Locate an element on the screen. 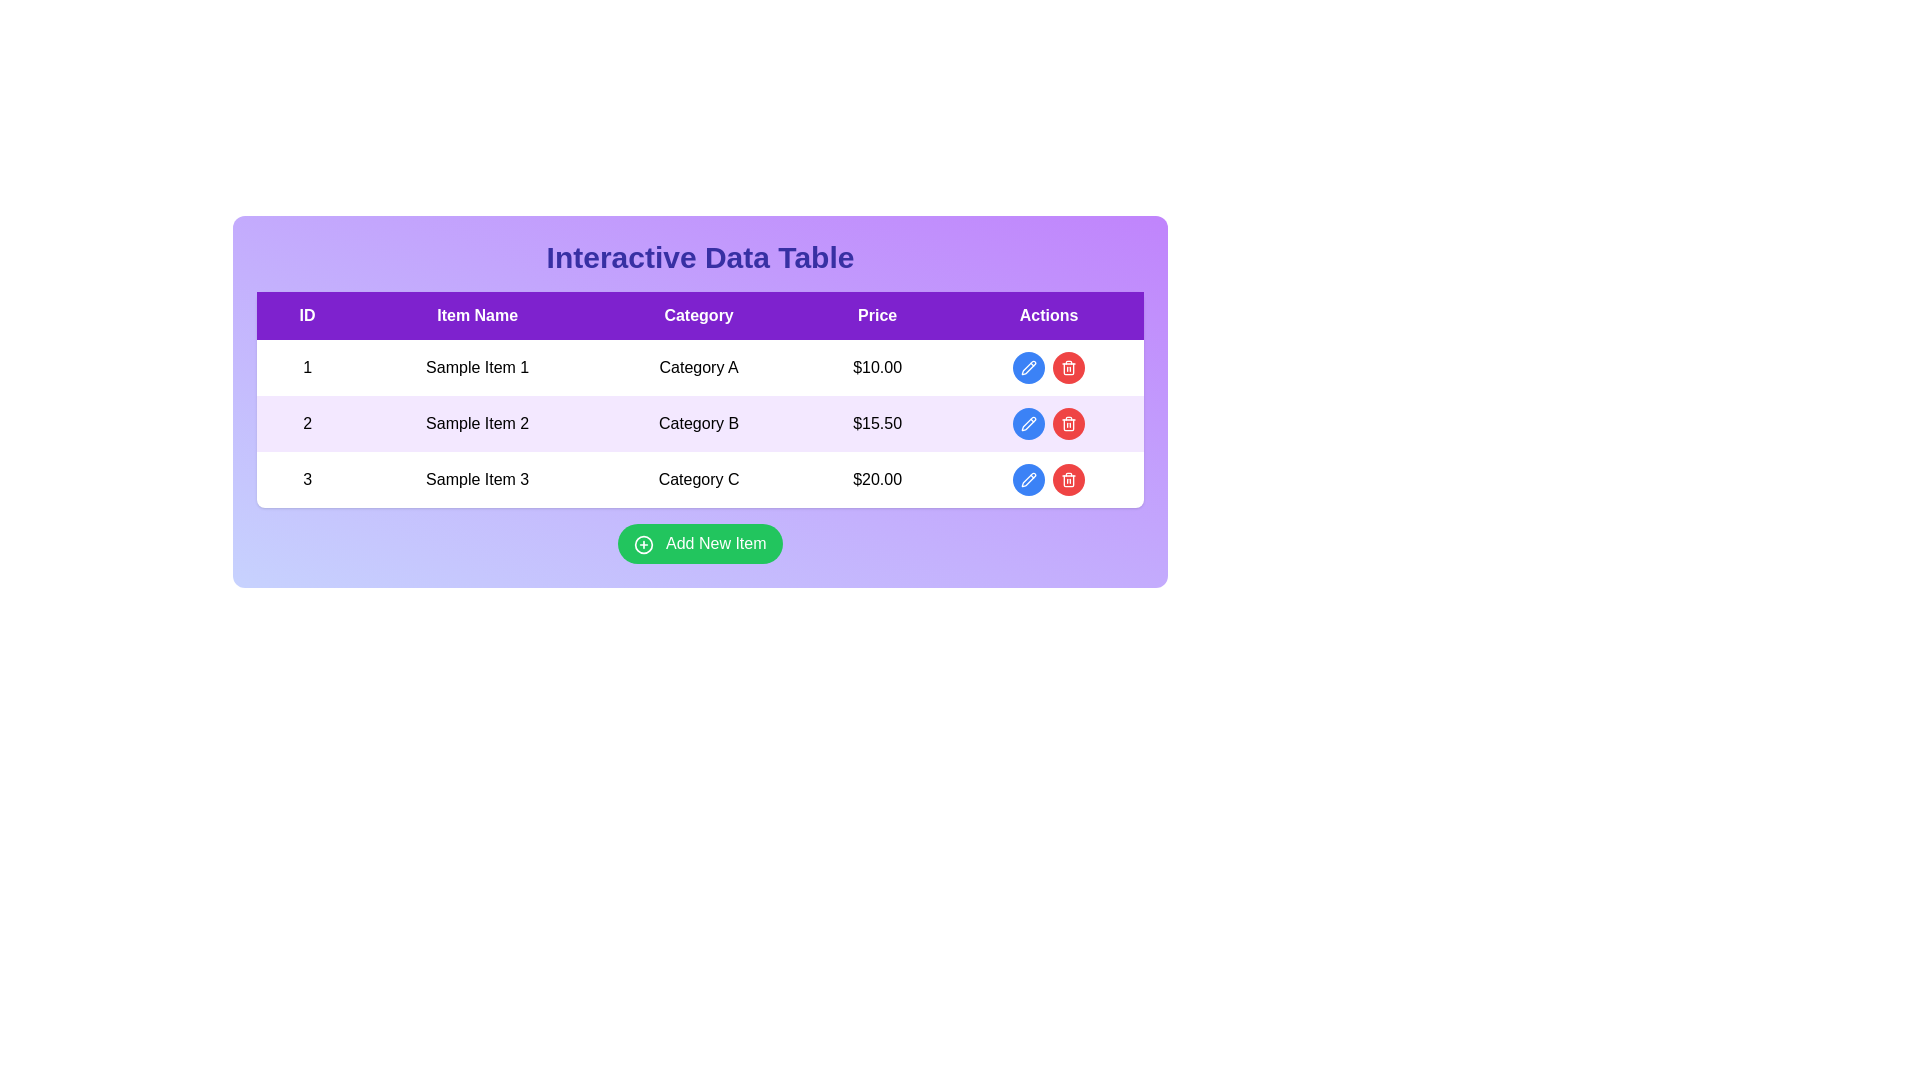 The width and height of the screenshot is (1920, 1080). the text entry displaying 'Category A' located in the first row of the data table under the 'Category' column is located at coordinates (700, 367).